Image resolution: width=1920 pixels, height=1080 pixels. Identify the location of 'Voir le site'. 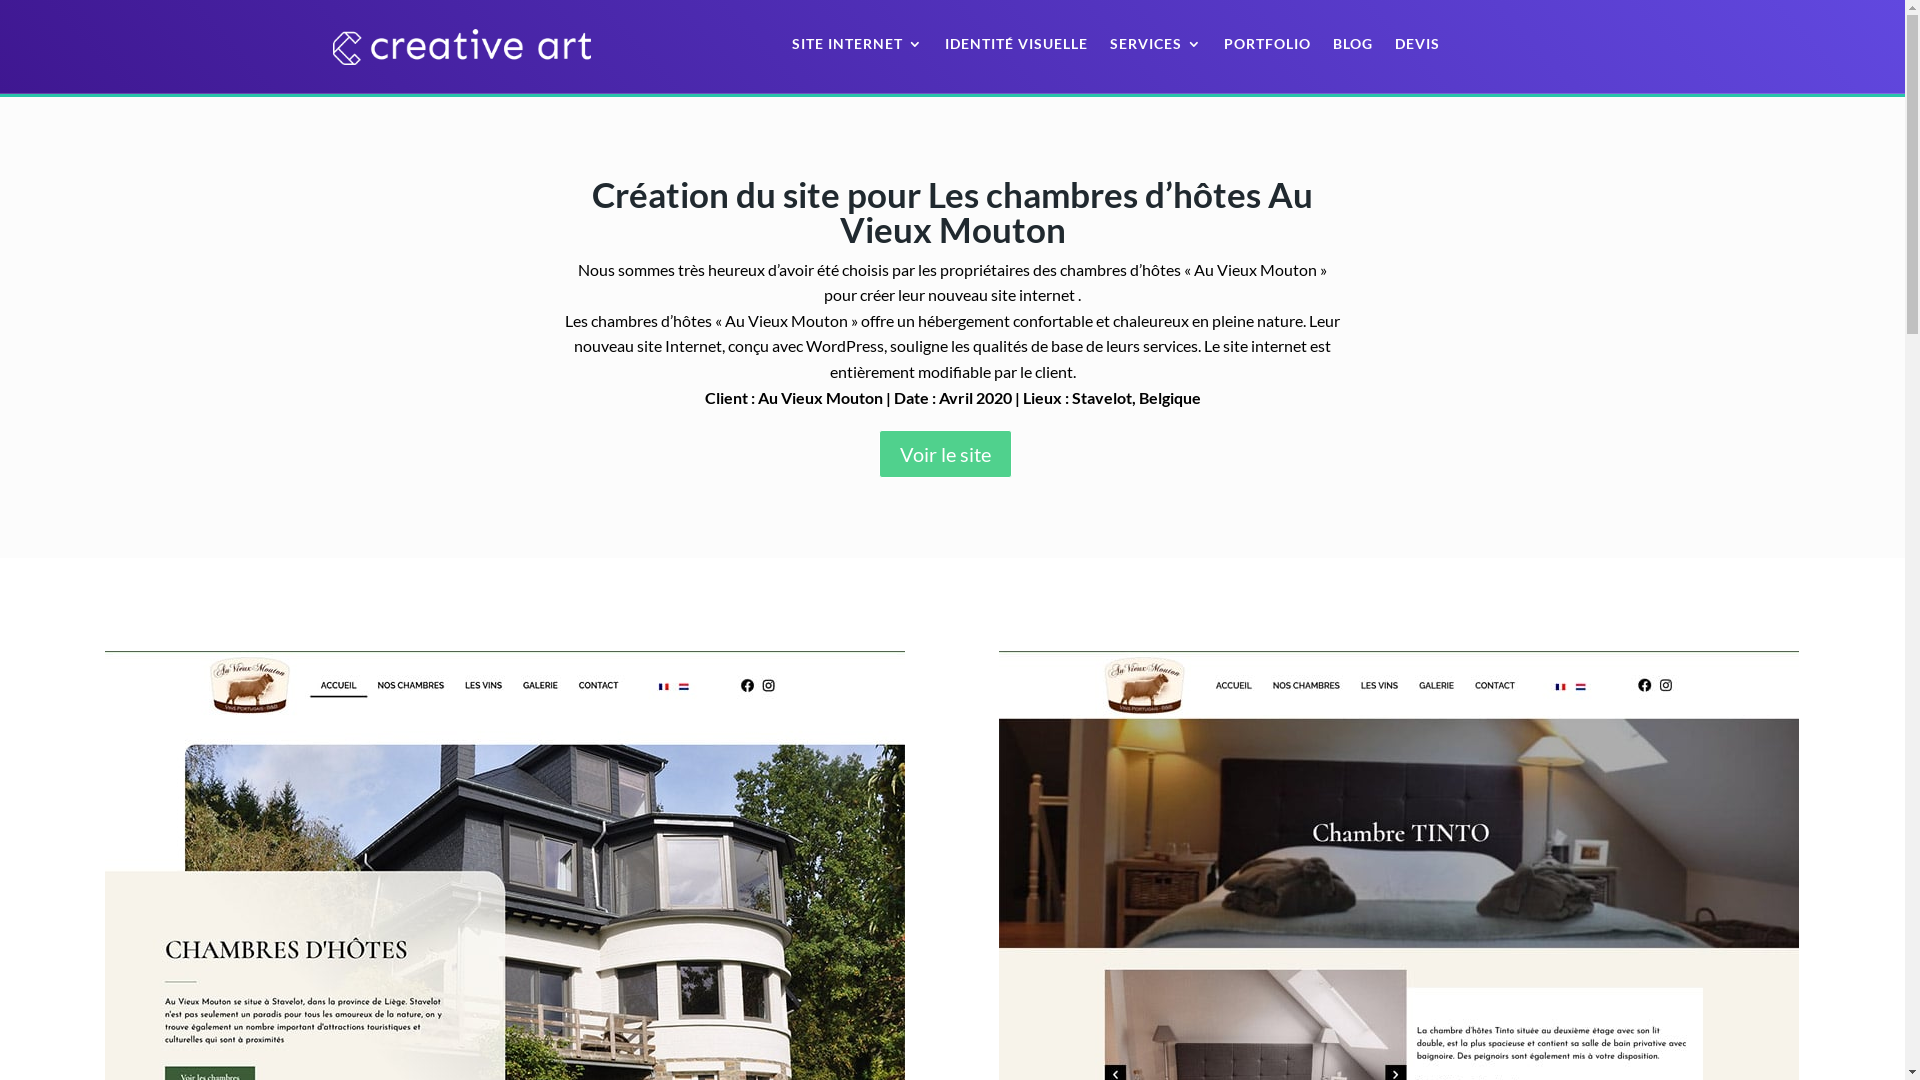
(943, 454).